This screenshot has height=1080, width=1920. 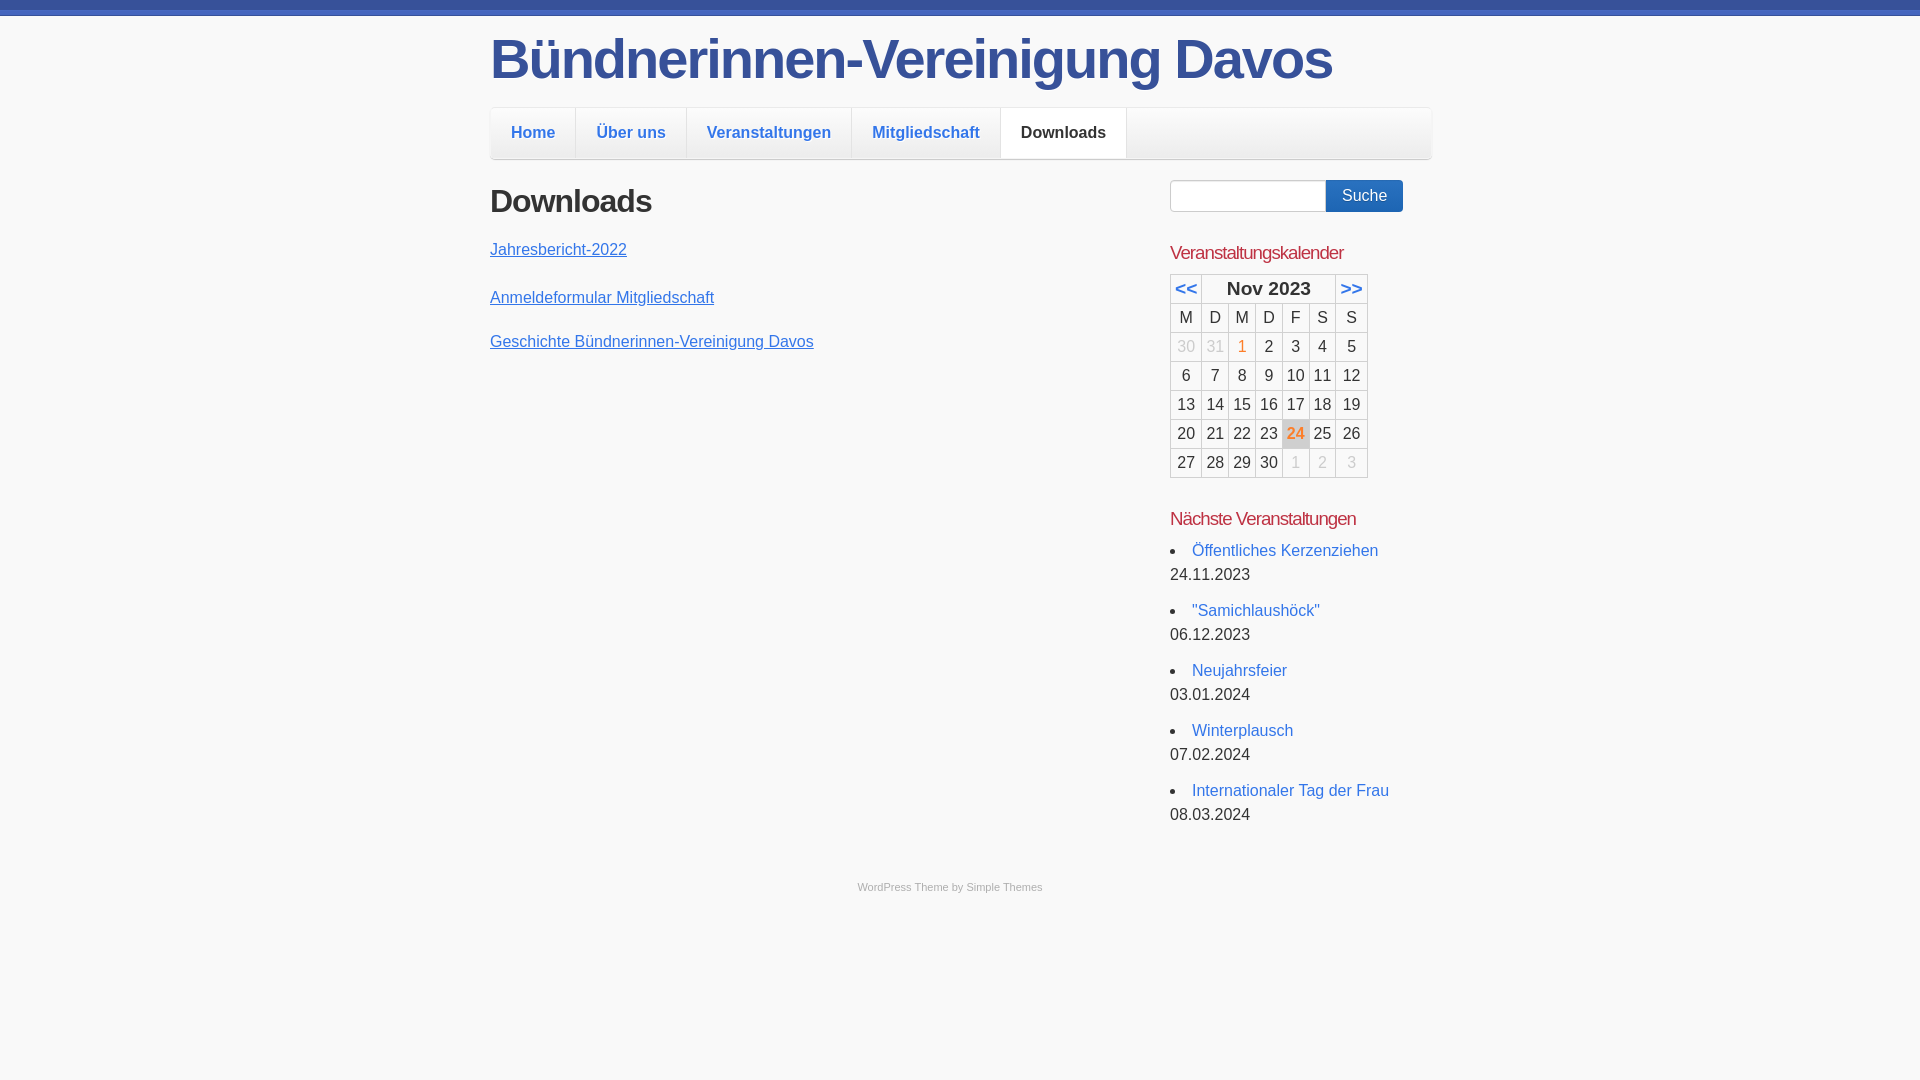 What do you see at coordinates (1241, 345) in the screenshot?
I see `'1'` at bounding box center [1241, 345].